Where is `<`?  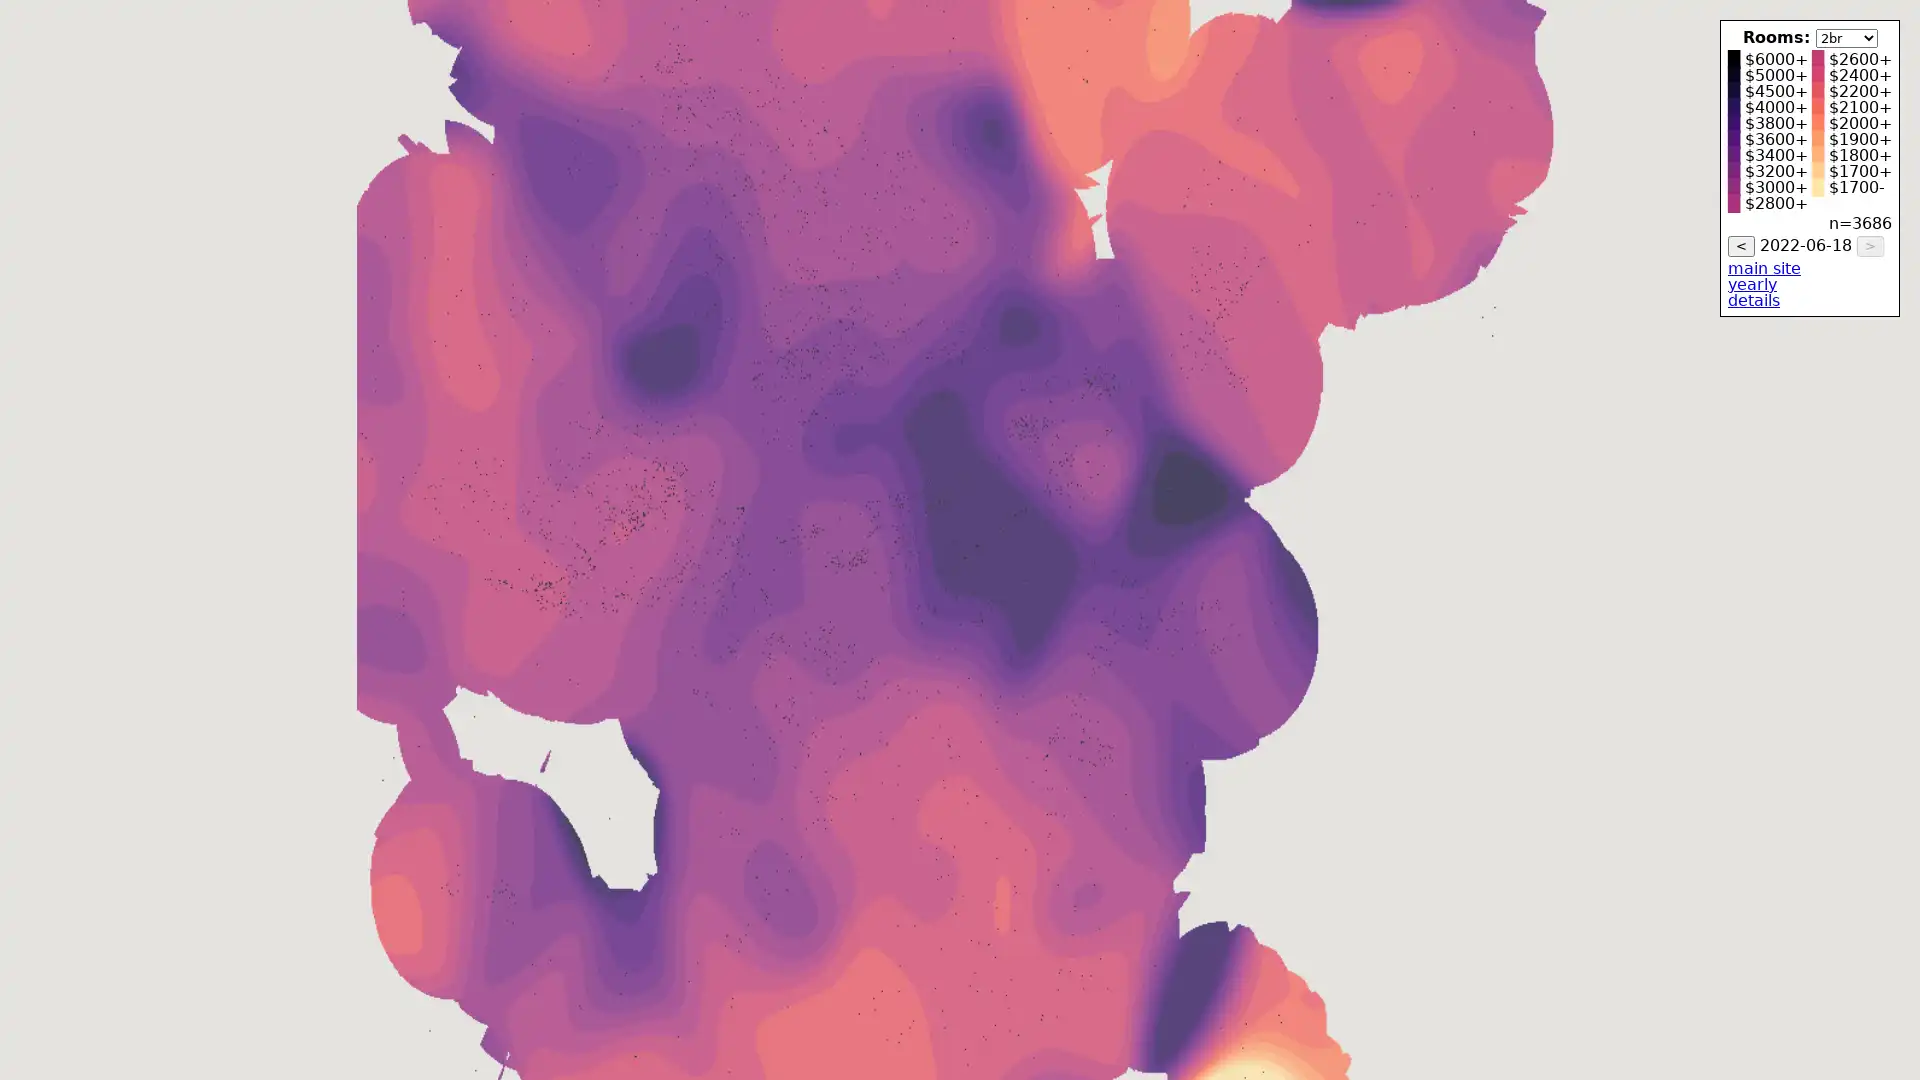 < is located at coordinates (1740, 245).